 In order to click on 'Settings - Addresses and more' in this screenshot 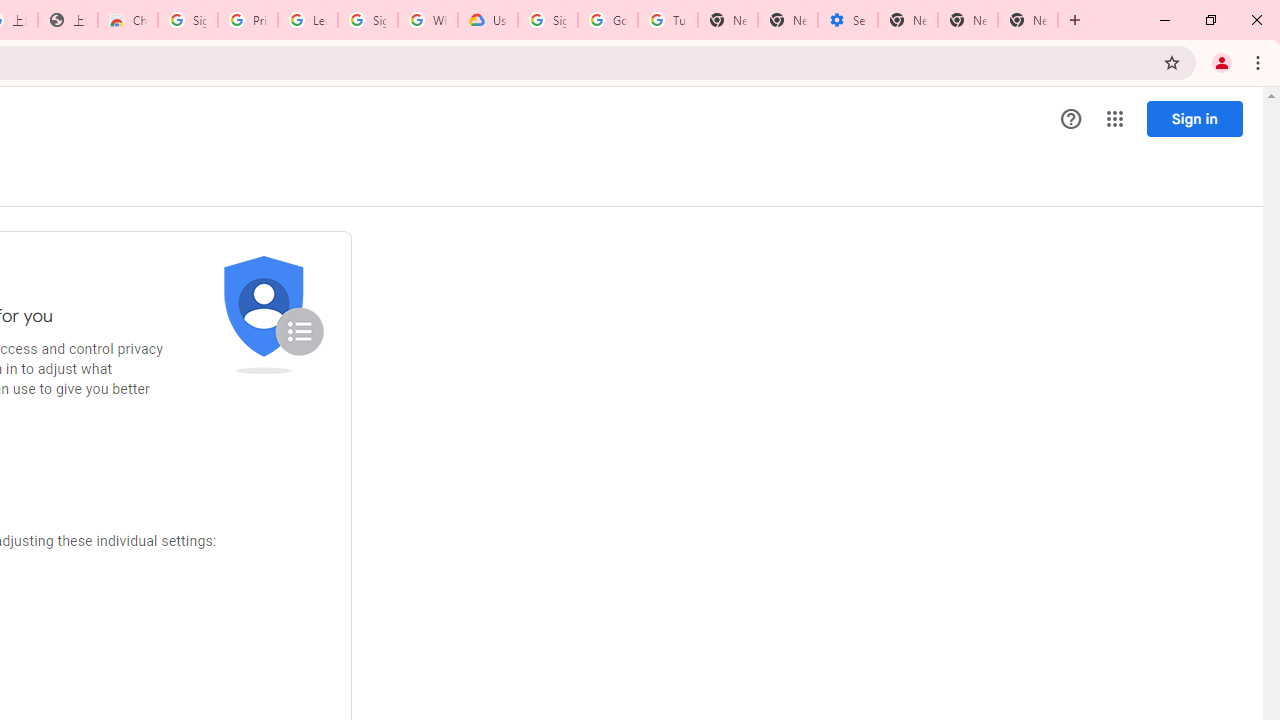, I will do `click(848, 20)`.